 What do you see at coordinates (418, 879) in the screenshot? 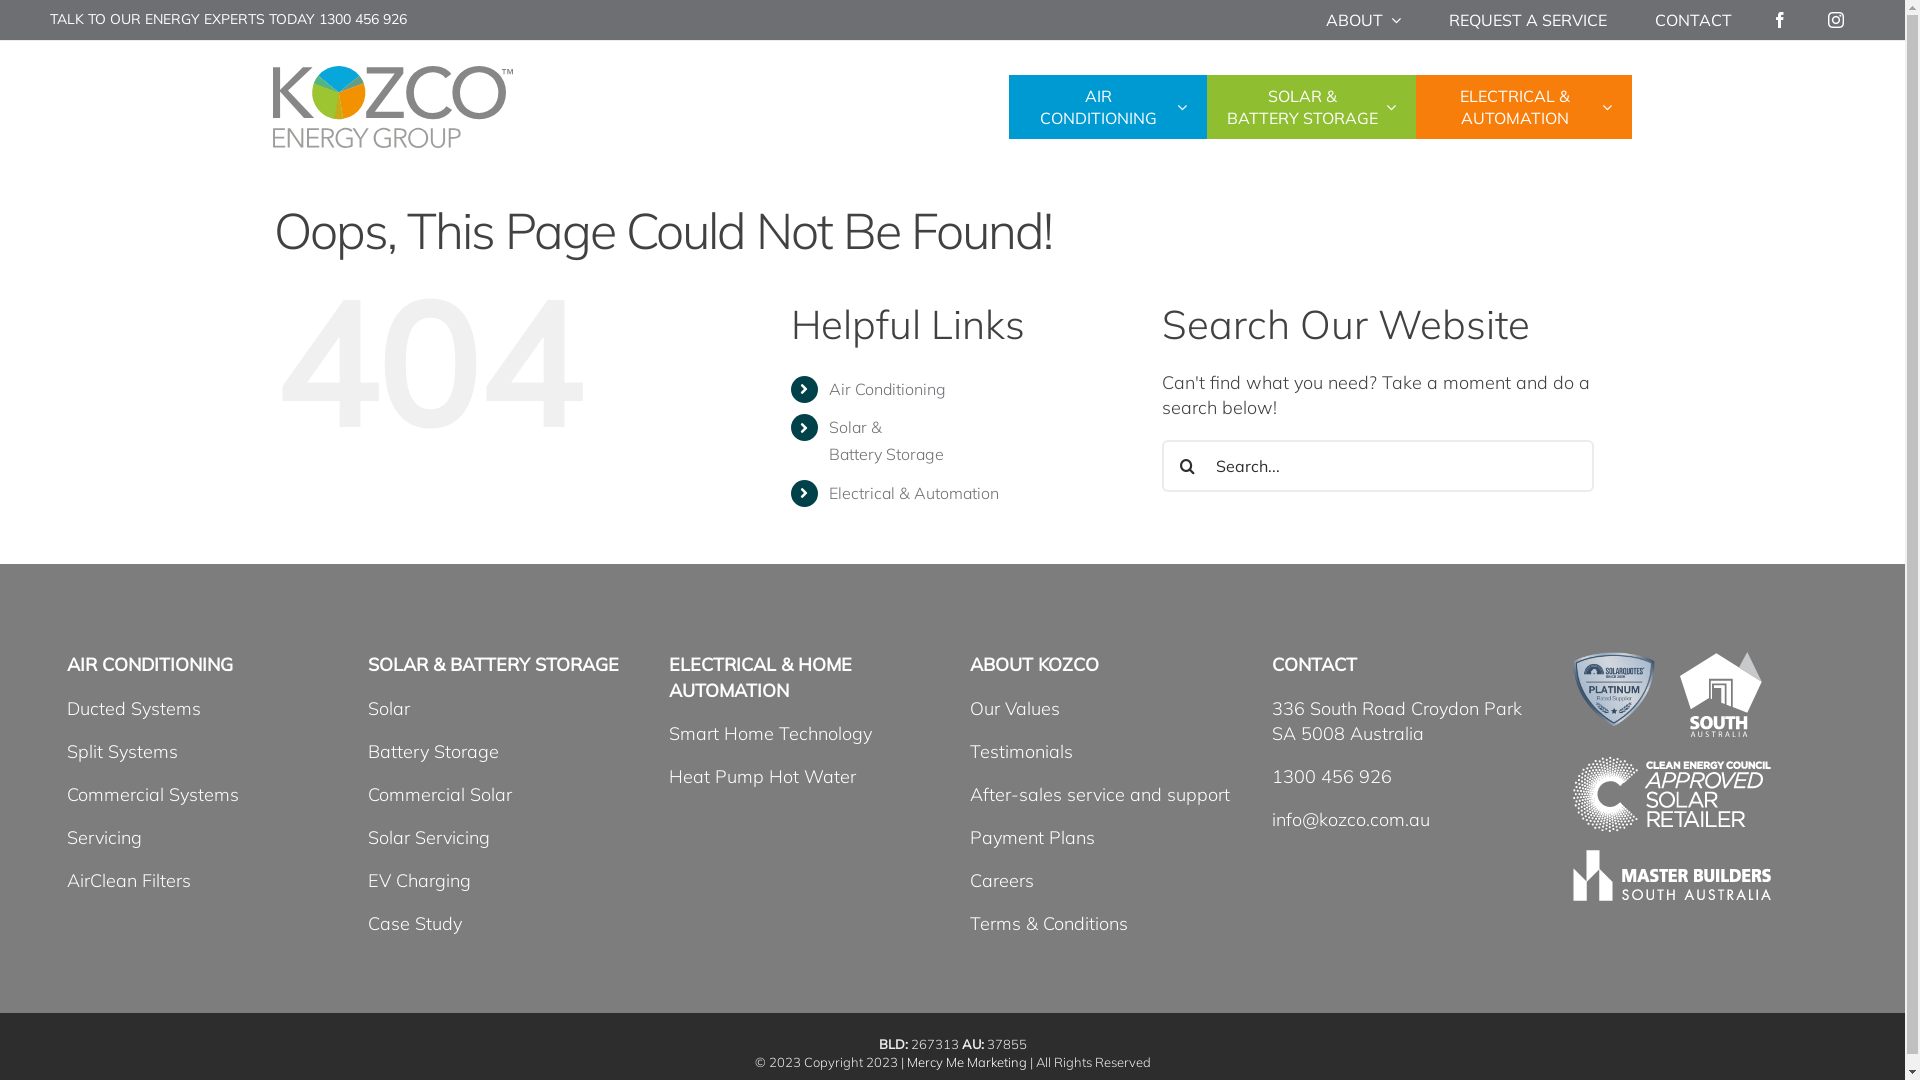
I see `'EV Charging'` at bounding box center [418, 879].